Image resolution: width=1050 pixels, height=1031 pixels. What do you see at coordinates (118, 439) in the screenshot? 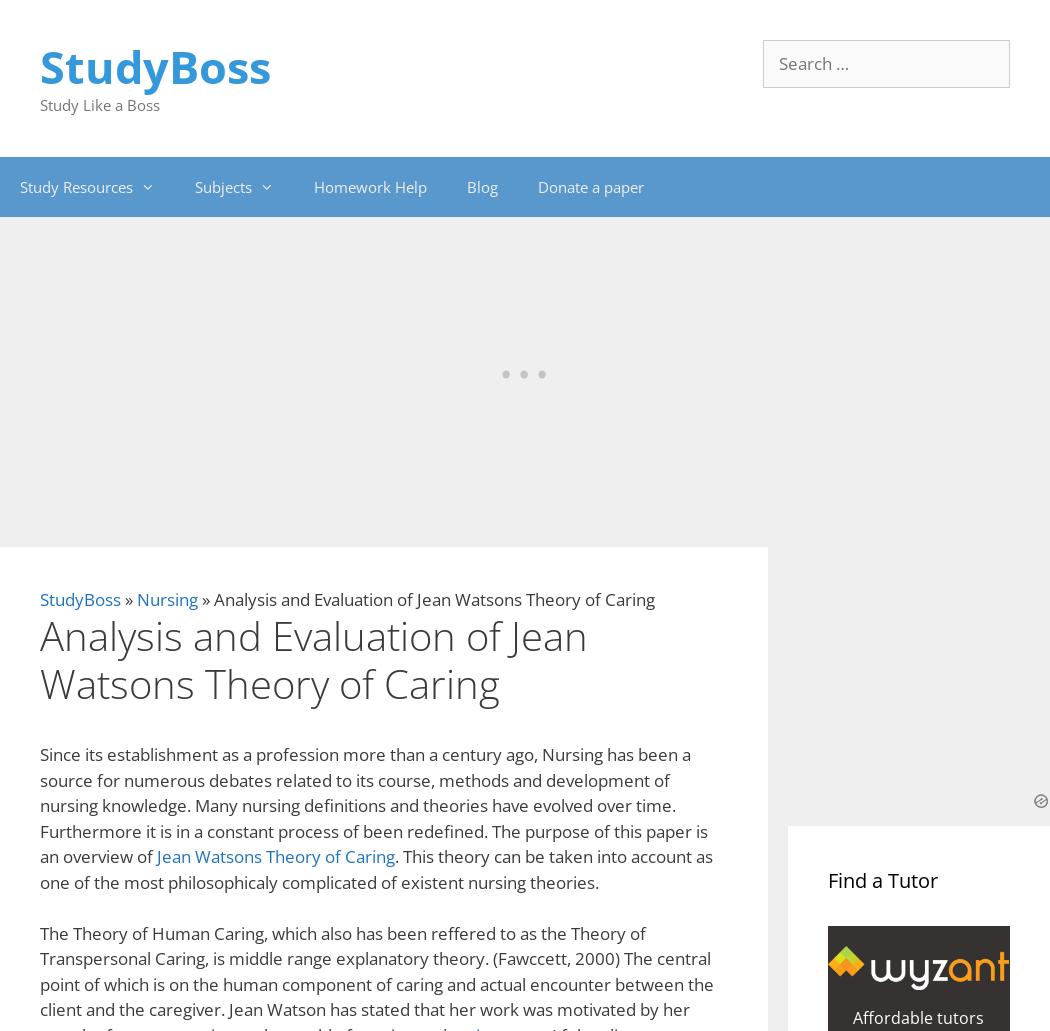
I see `'Cite This Work'` at bounding box center [118, 439].